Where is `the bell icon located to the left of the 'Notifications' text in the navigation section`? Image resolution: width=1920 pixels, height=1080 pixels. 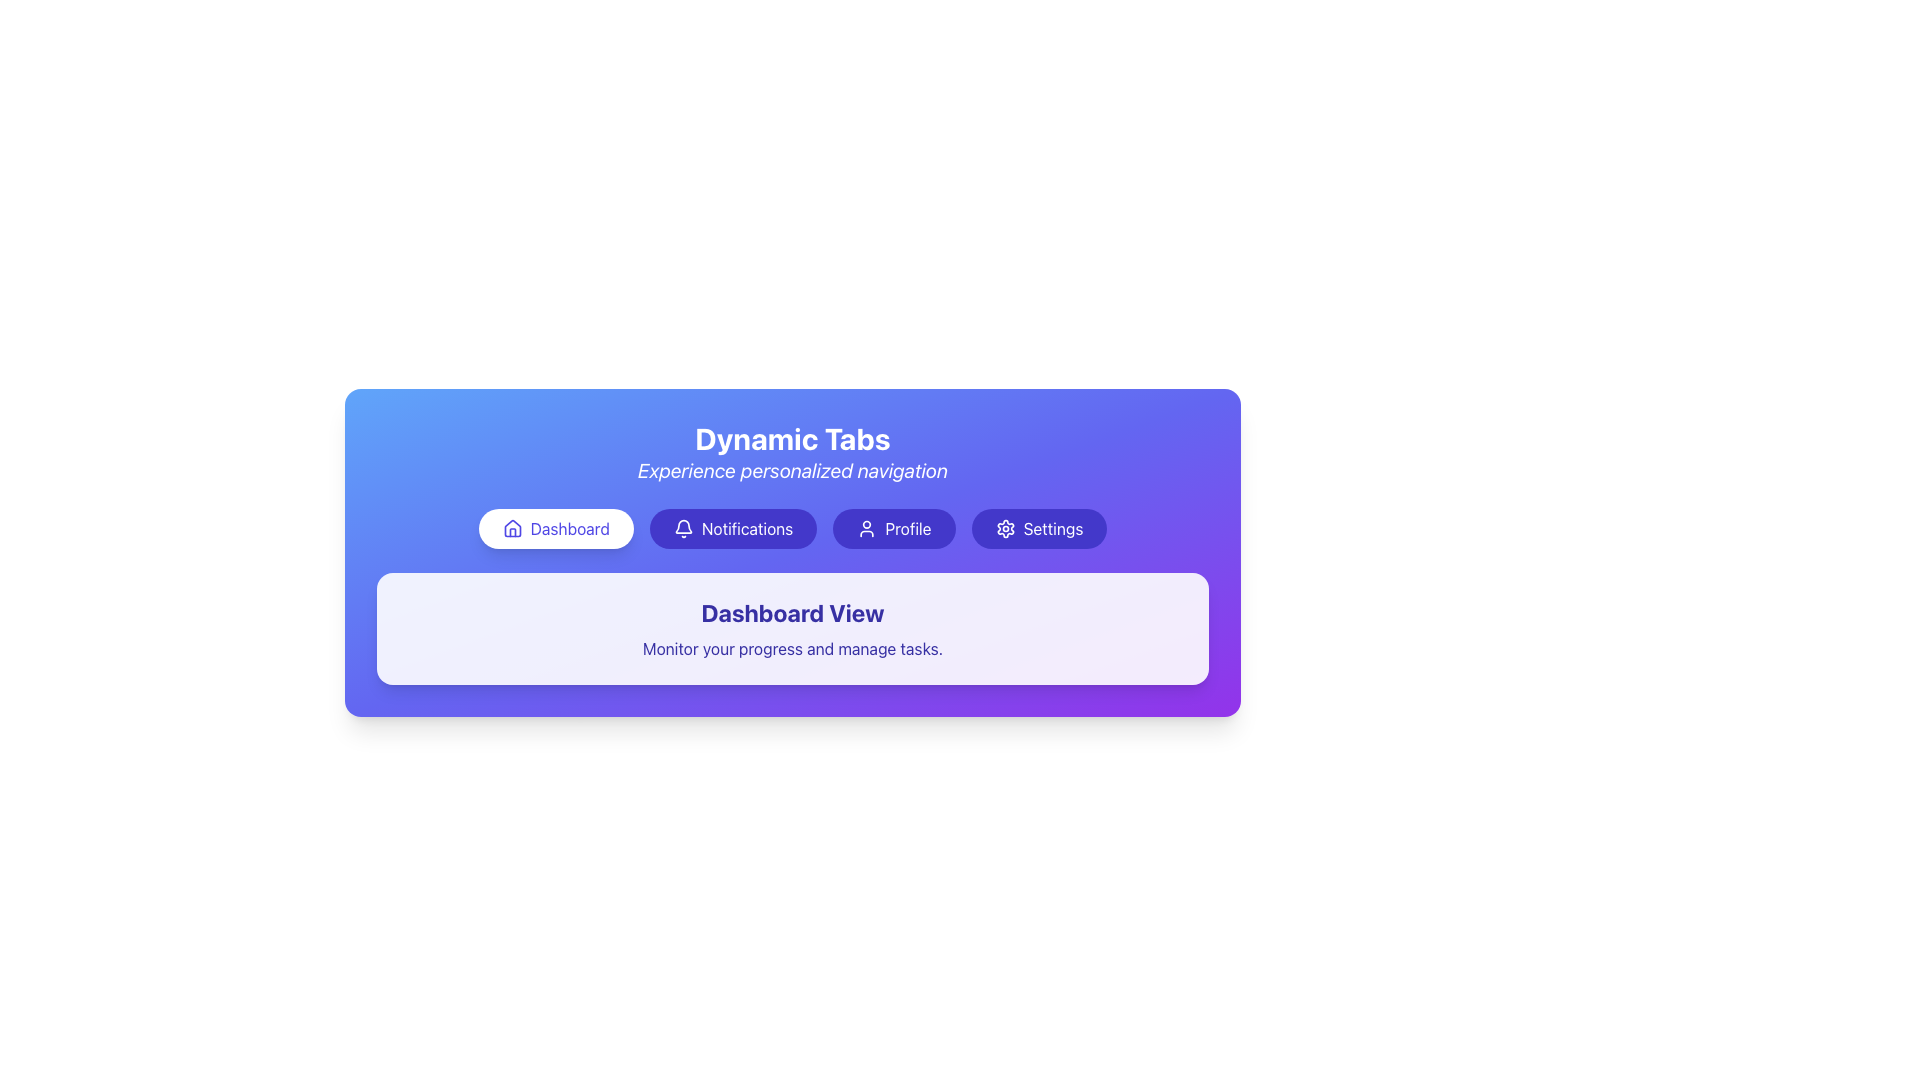
the bell icon located to the left of the 'Notifications' text in the navigation section is located at coordinates (683, 527).